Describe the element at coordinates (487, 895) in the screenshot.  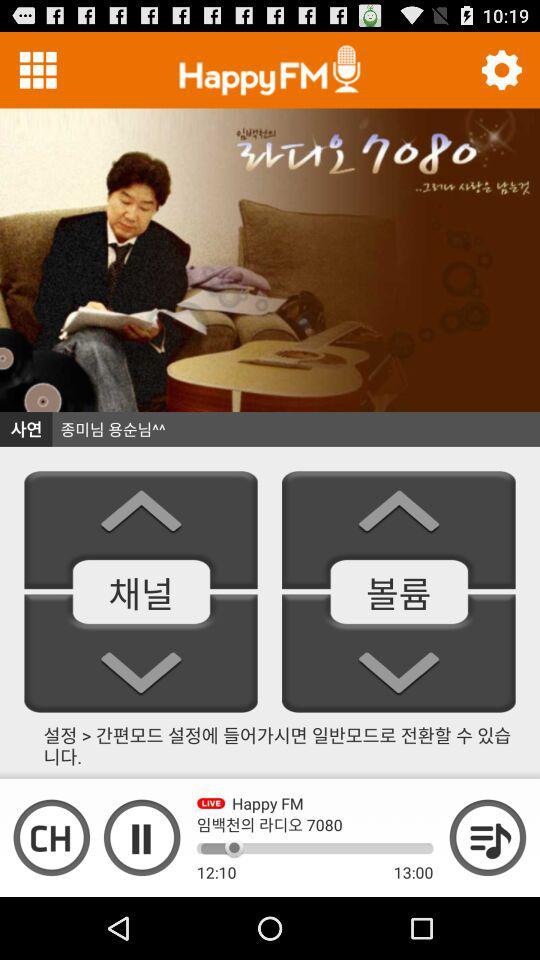
I see `the playlist icon` at that location.